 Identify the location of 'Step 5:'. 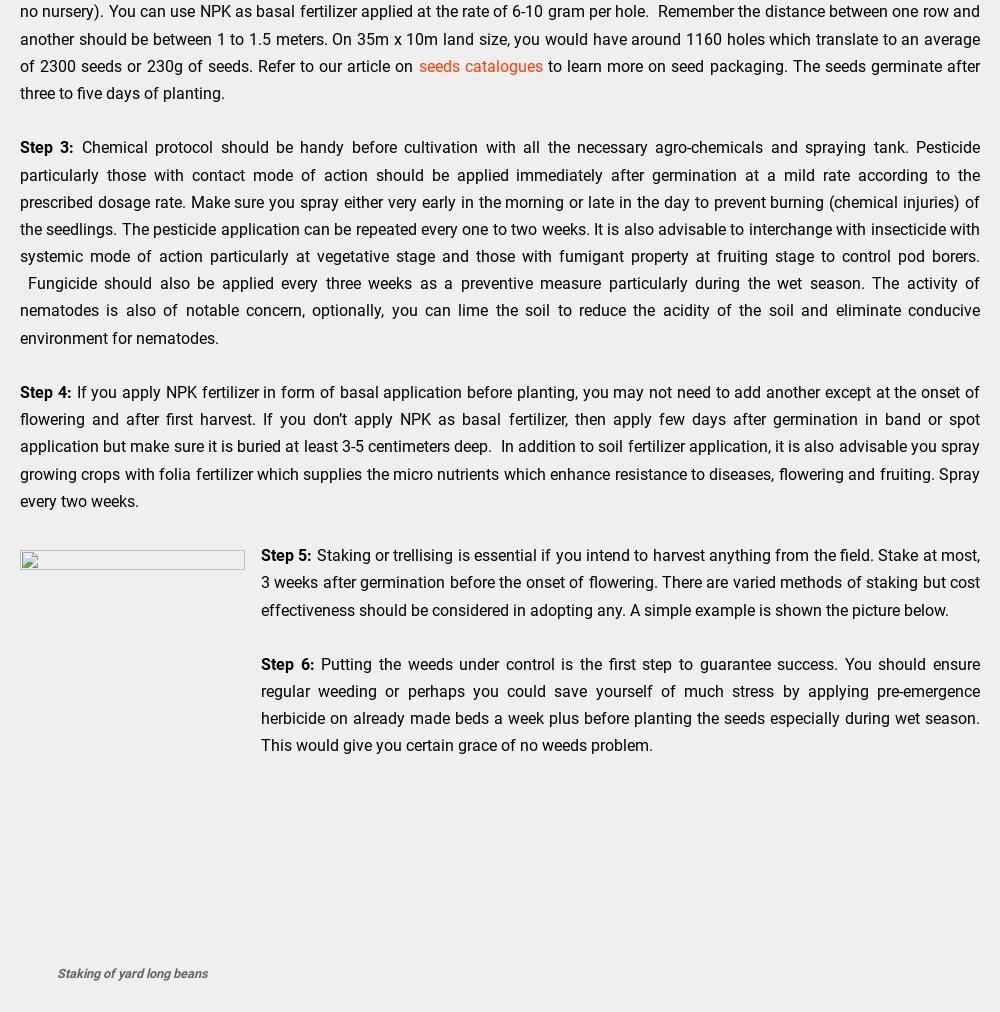
(261, 554).